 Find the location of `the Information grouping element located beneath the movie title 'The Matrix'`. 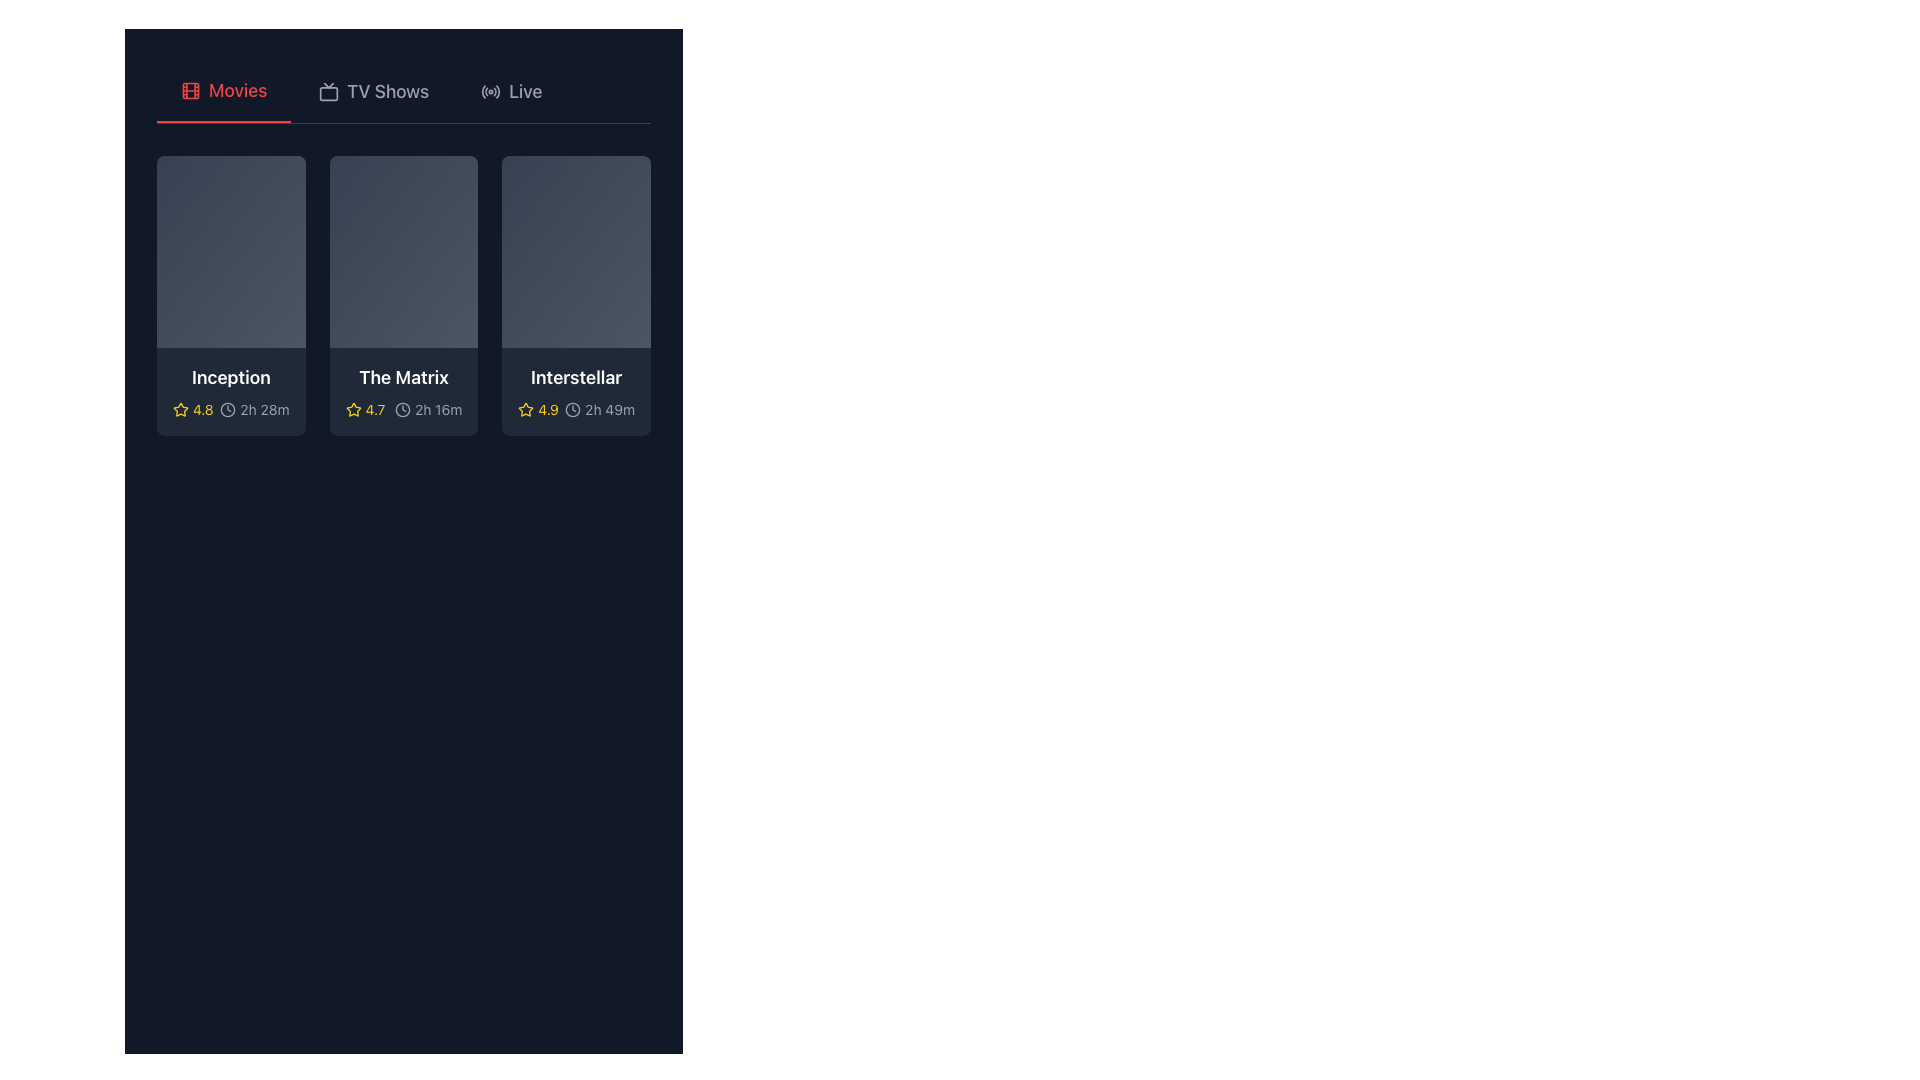

the Information grouping element located beneath the movie title 'The Matrix' is located at coordinates (402, 408).